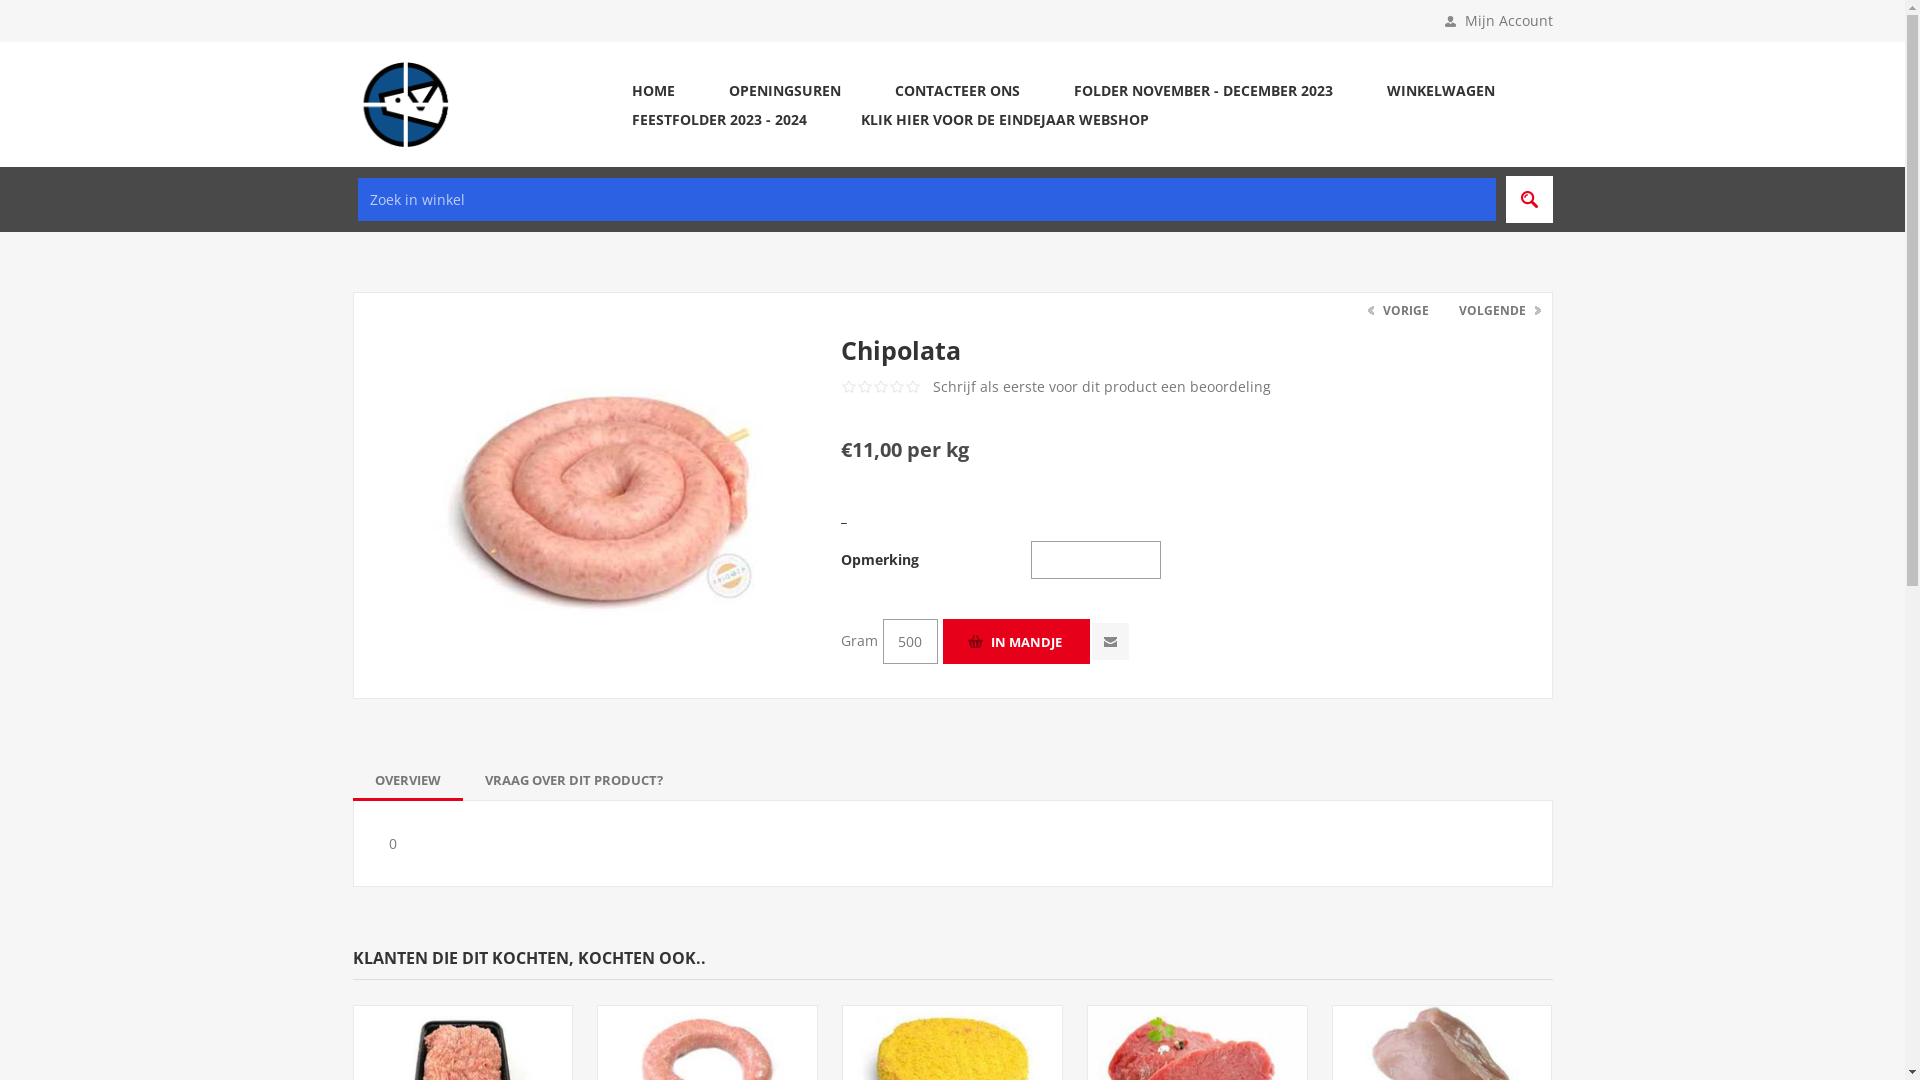  I want to click on 'Afbeelding van Chipolata', so click(605, 492).